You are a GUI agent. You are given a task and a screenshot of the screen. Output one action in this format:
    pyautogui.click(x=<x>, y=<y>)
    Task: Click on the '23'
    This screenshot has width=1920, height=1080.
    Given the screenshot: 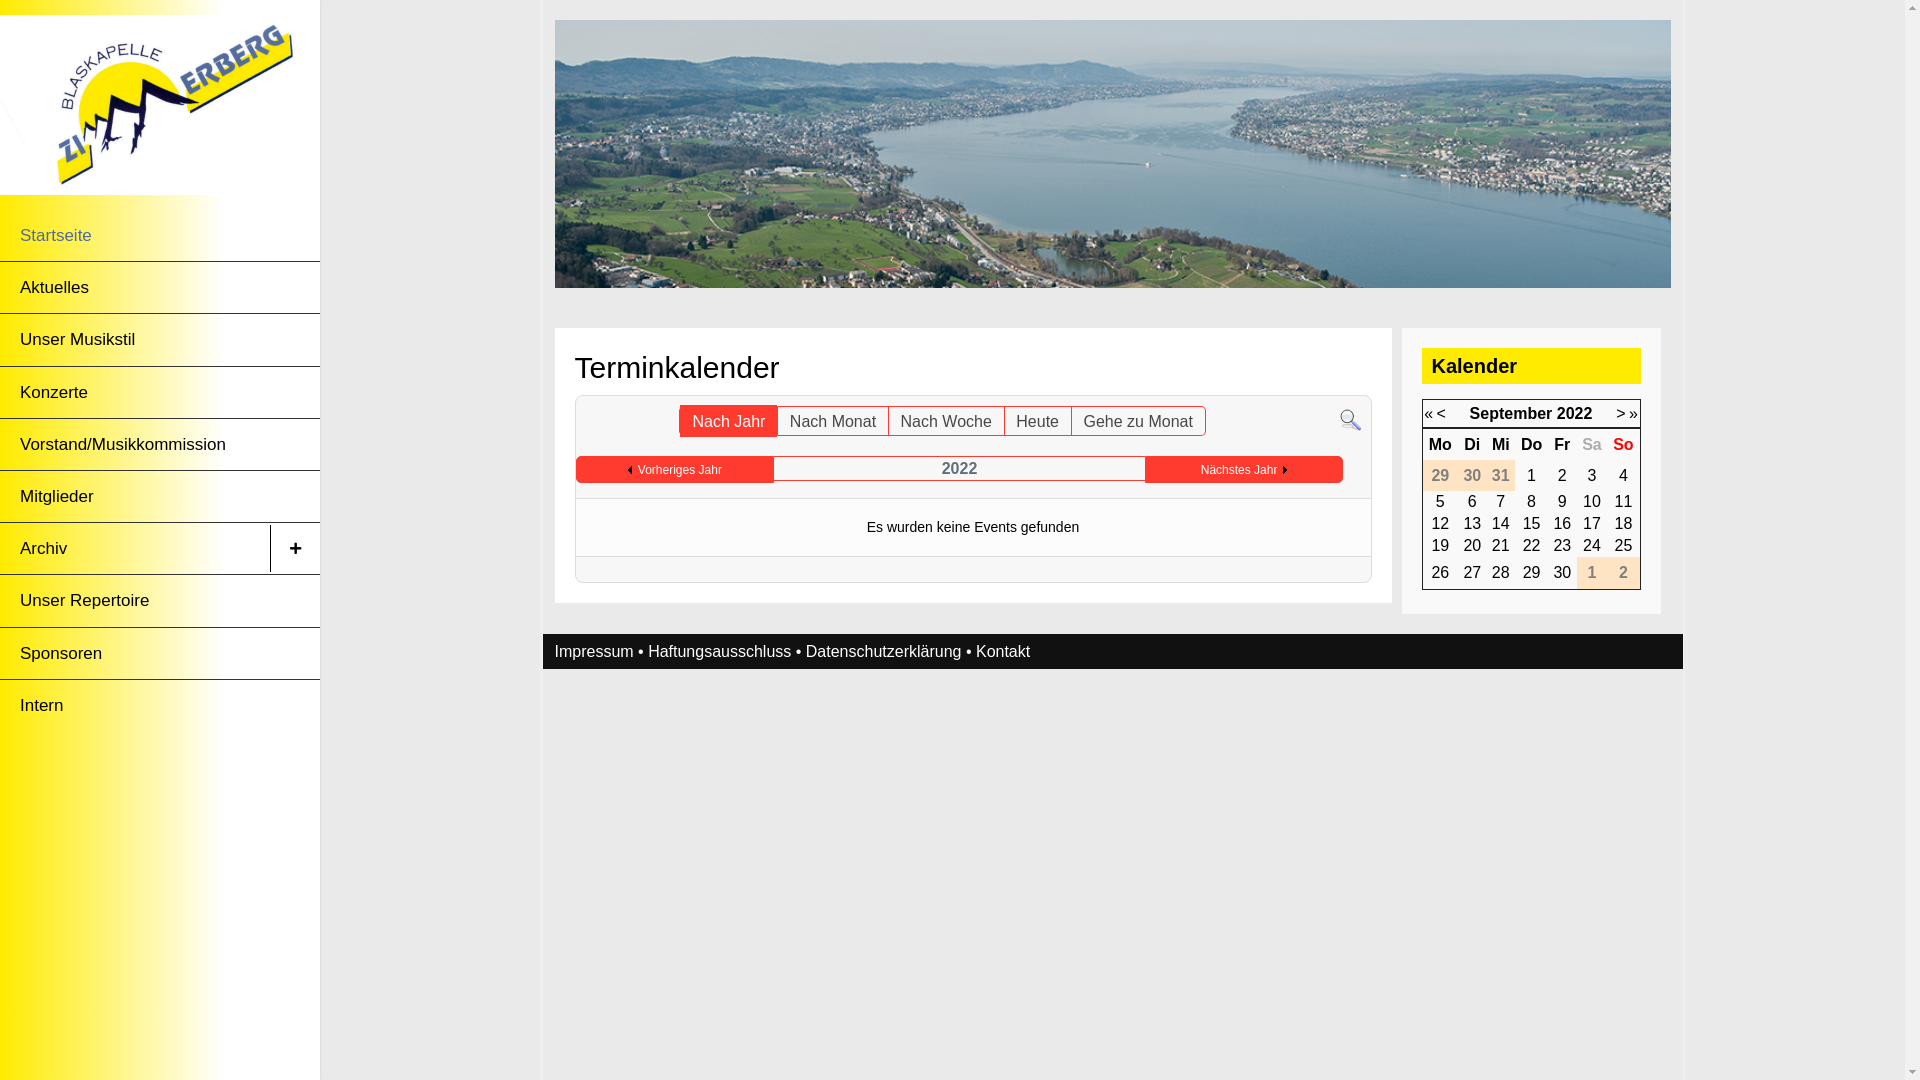 What is the action you would take?
    pyautogui.click(x=1560, y=545)
    